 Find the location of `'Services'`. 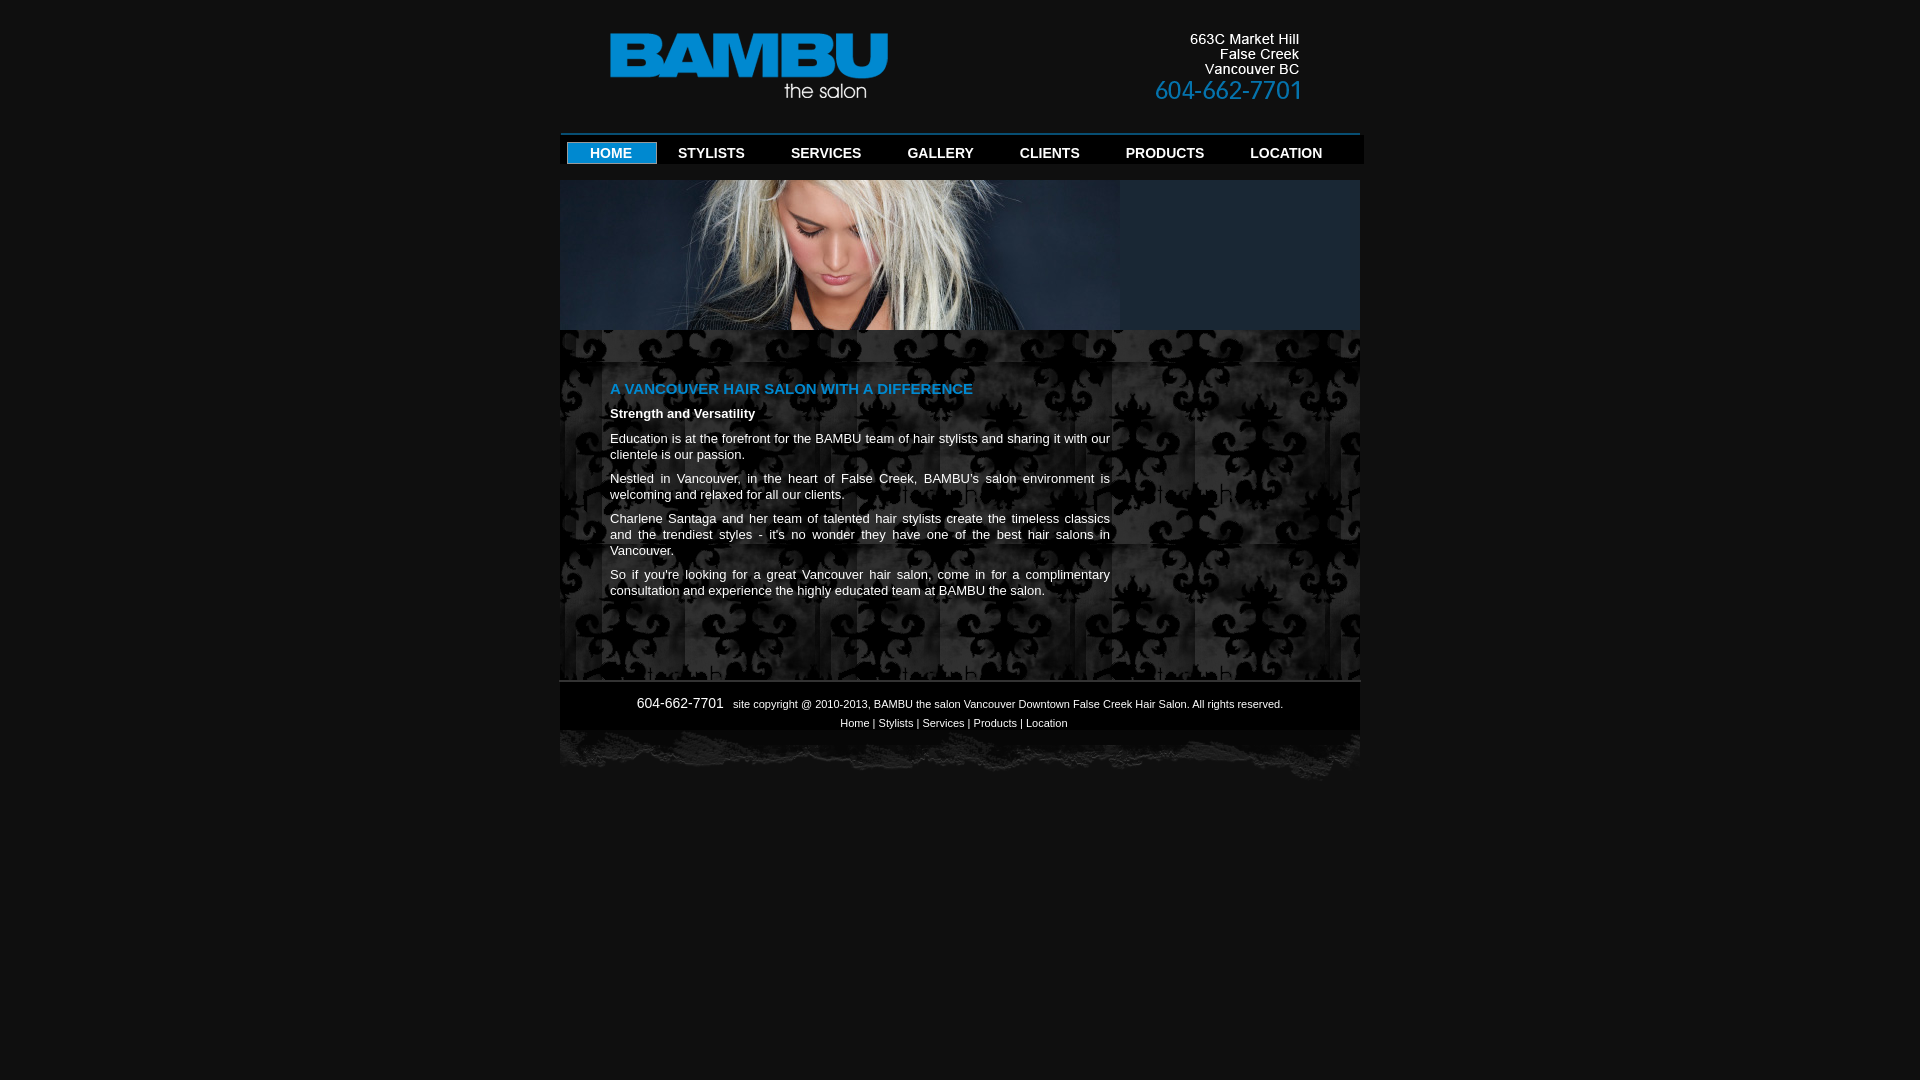

'Services' is located at coordinates (941, 722).